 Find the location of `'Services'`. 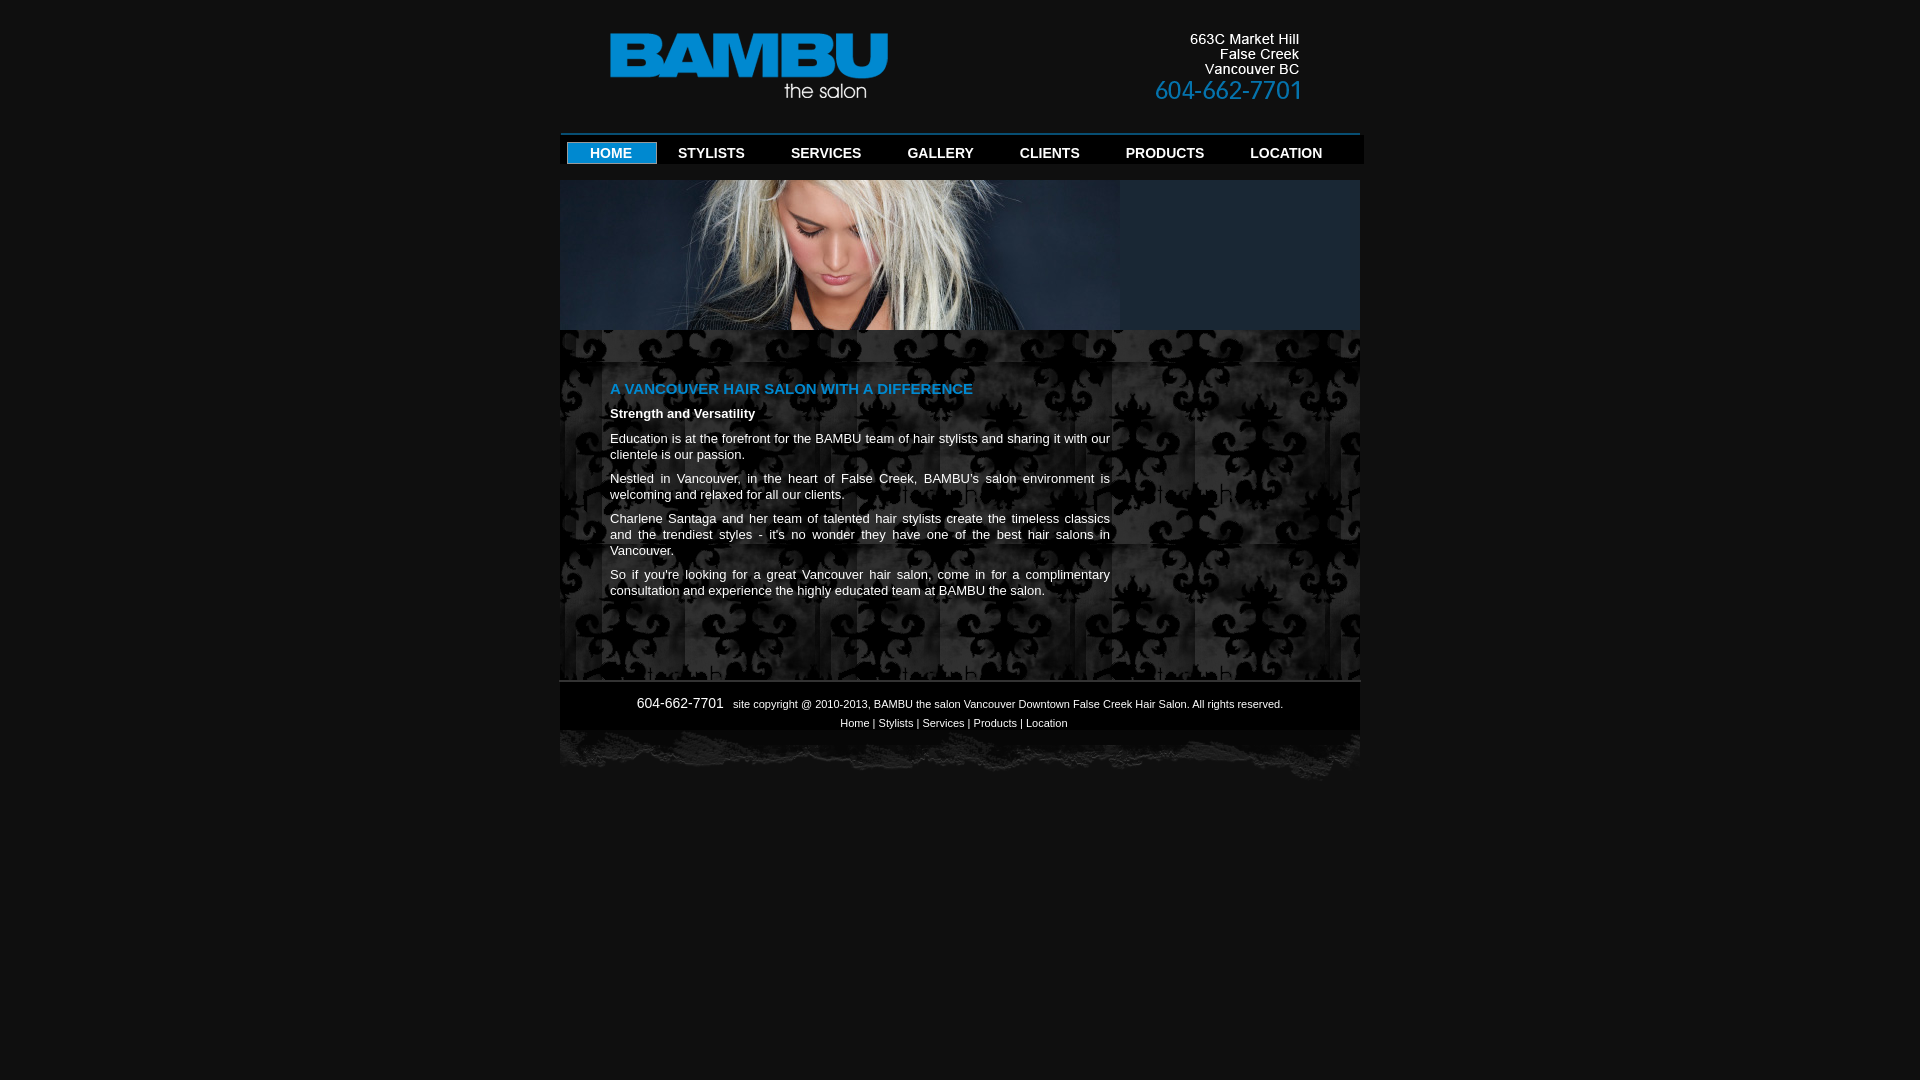

'Services' is located at coordinates (941, 722).